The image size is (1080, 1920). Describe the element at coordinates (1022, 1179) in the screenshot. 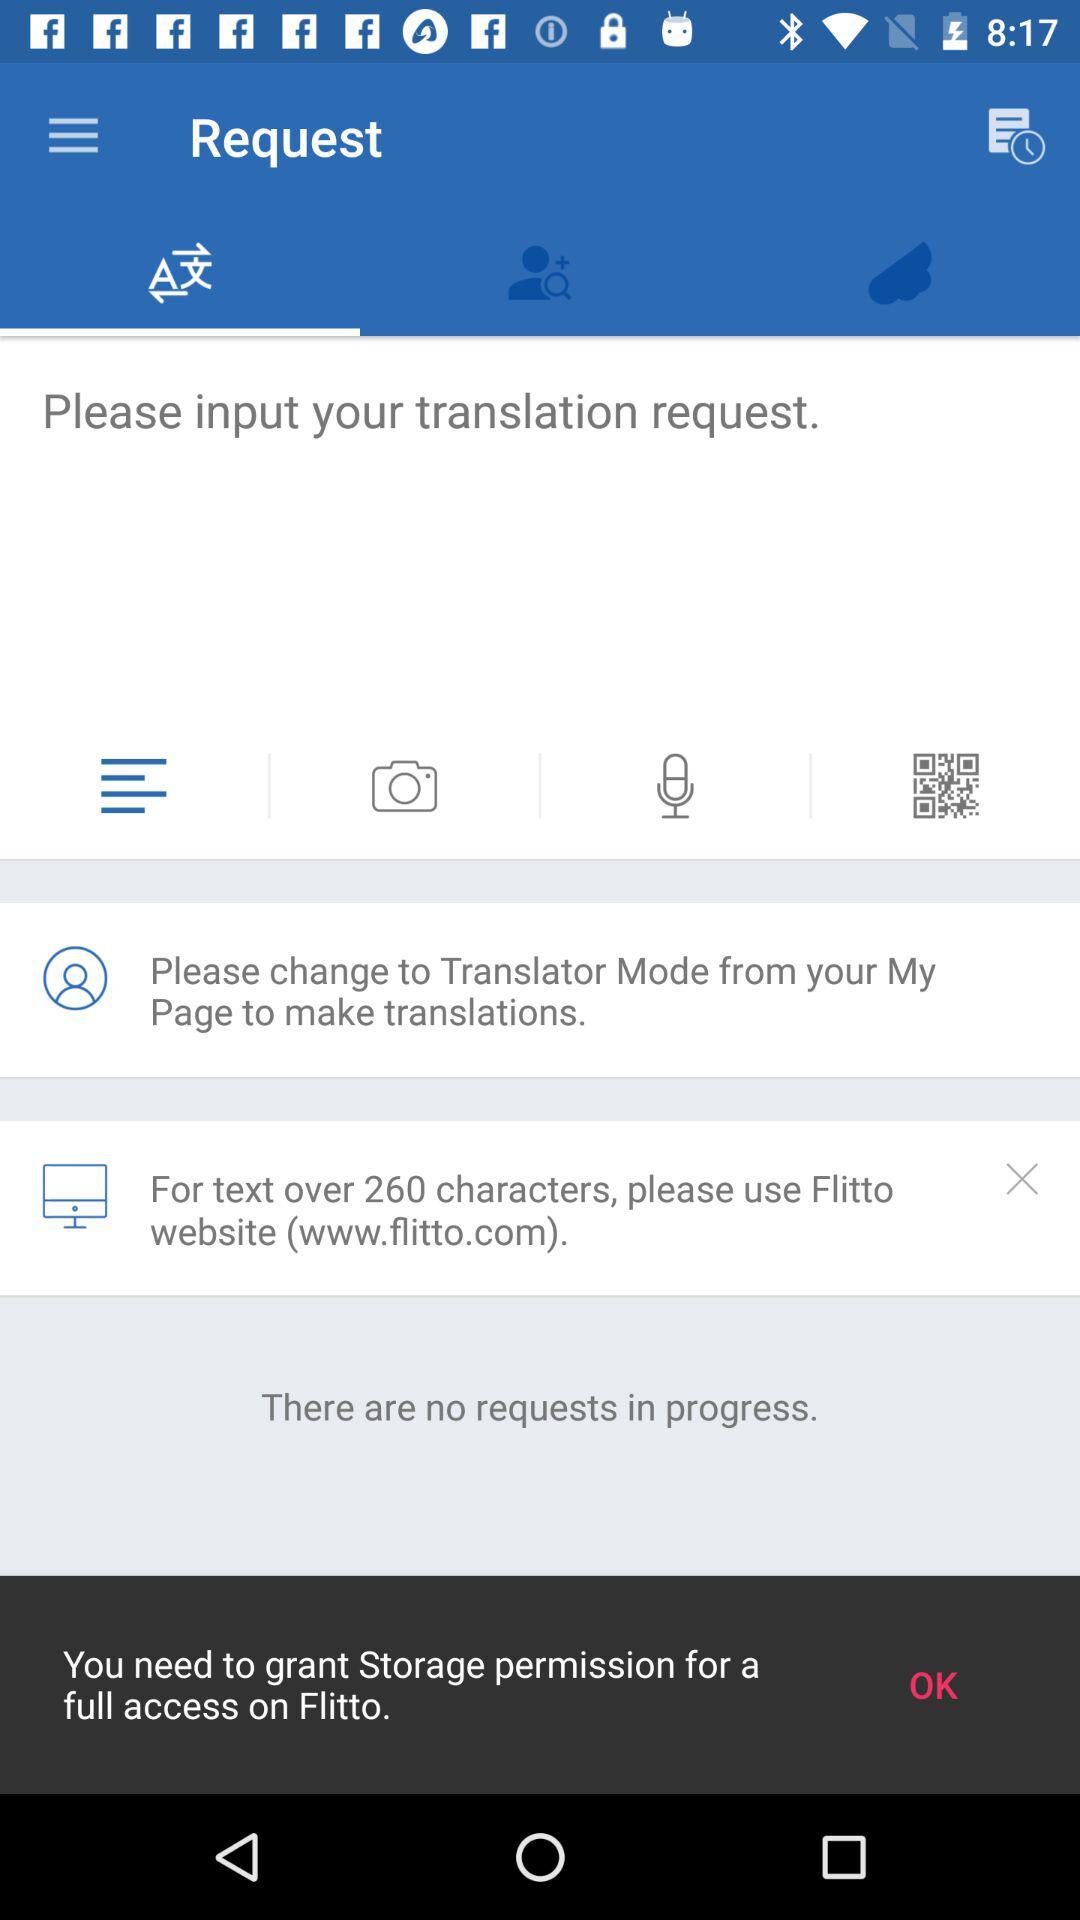

I see `app to the right of the for text over` at that location.